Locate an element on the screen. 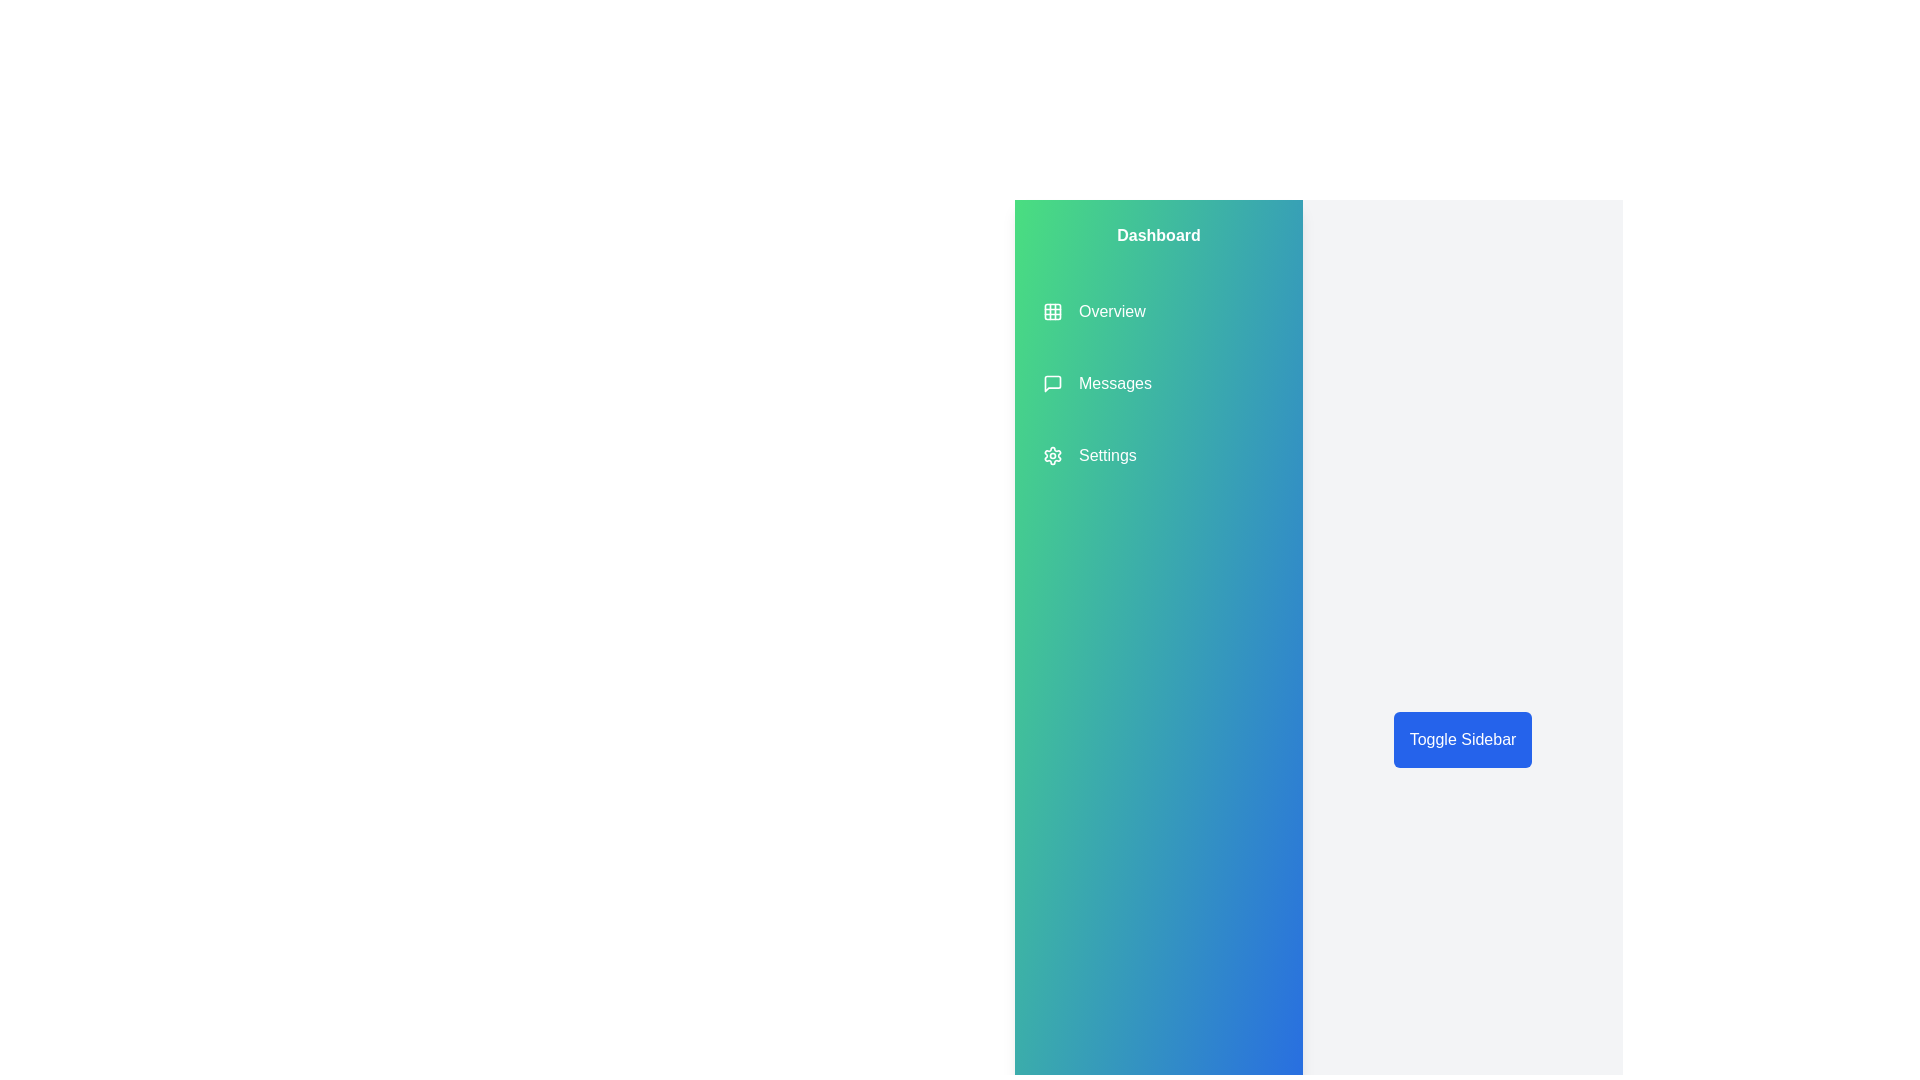 The width and height of the screenshot is (1920, 1080). 'Toggle Sidebar' button to toggle the visibility of the sidebar is located at coordinates (1463, 740).